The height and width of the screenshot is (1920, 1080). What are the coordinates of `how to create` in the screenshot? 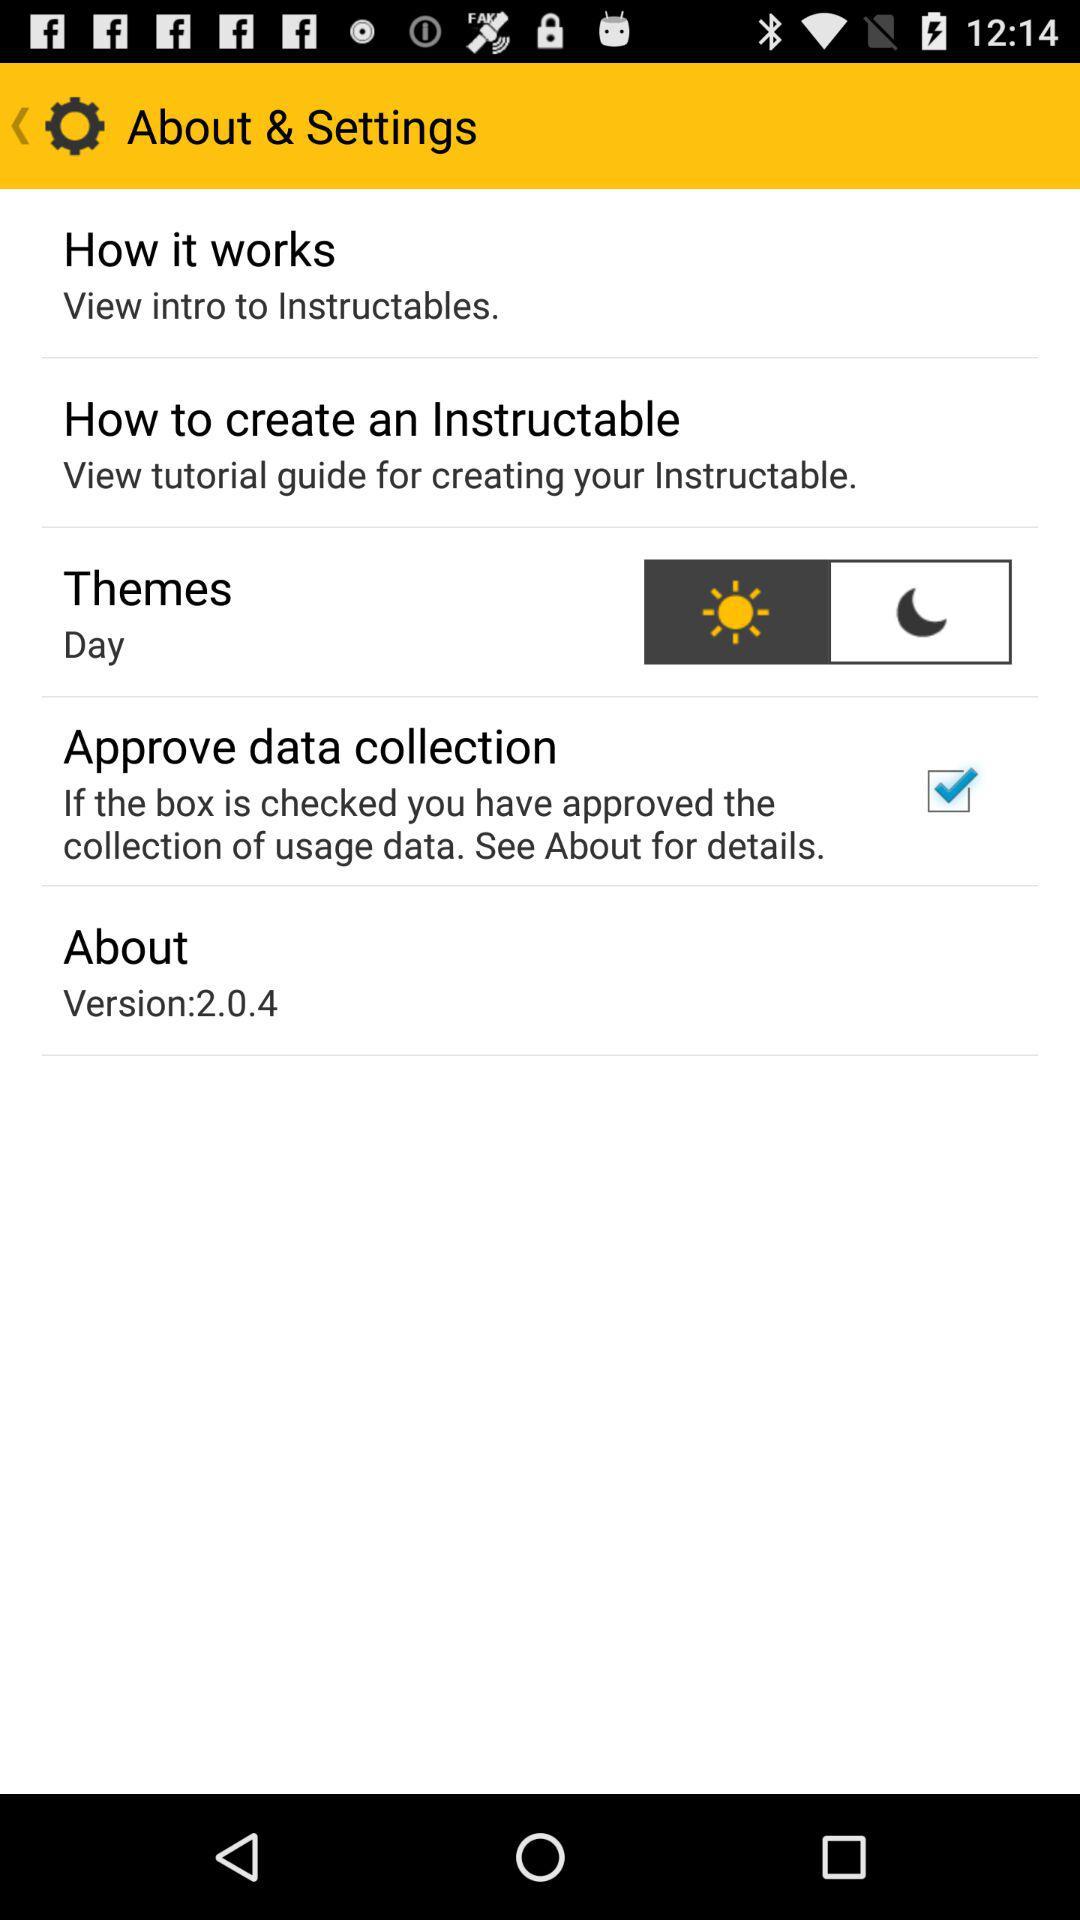 It's located at (371, 416).